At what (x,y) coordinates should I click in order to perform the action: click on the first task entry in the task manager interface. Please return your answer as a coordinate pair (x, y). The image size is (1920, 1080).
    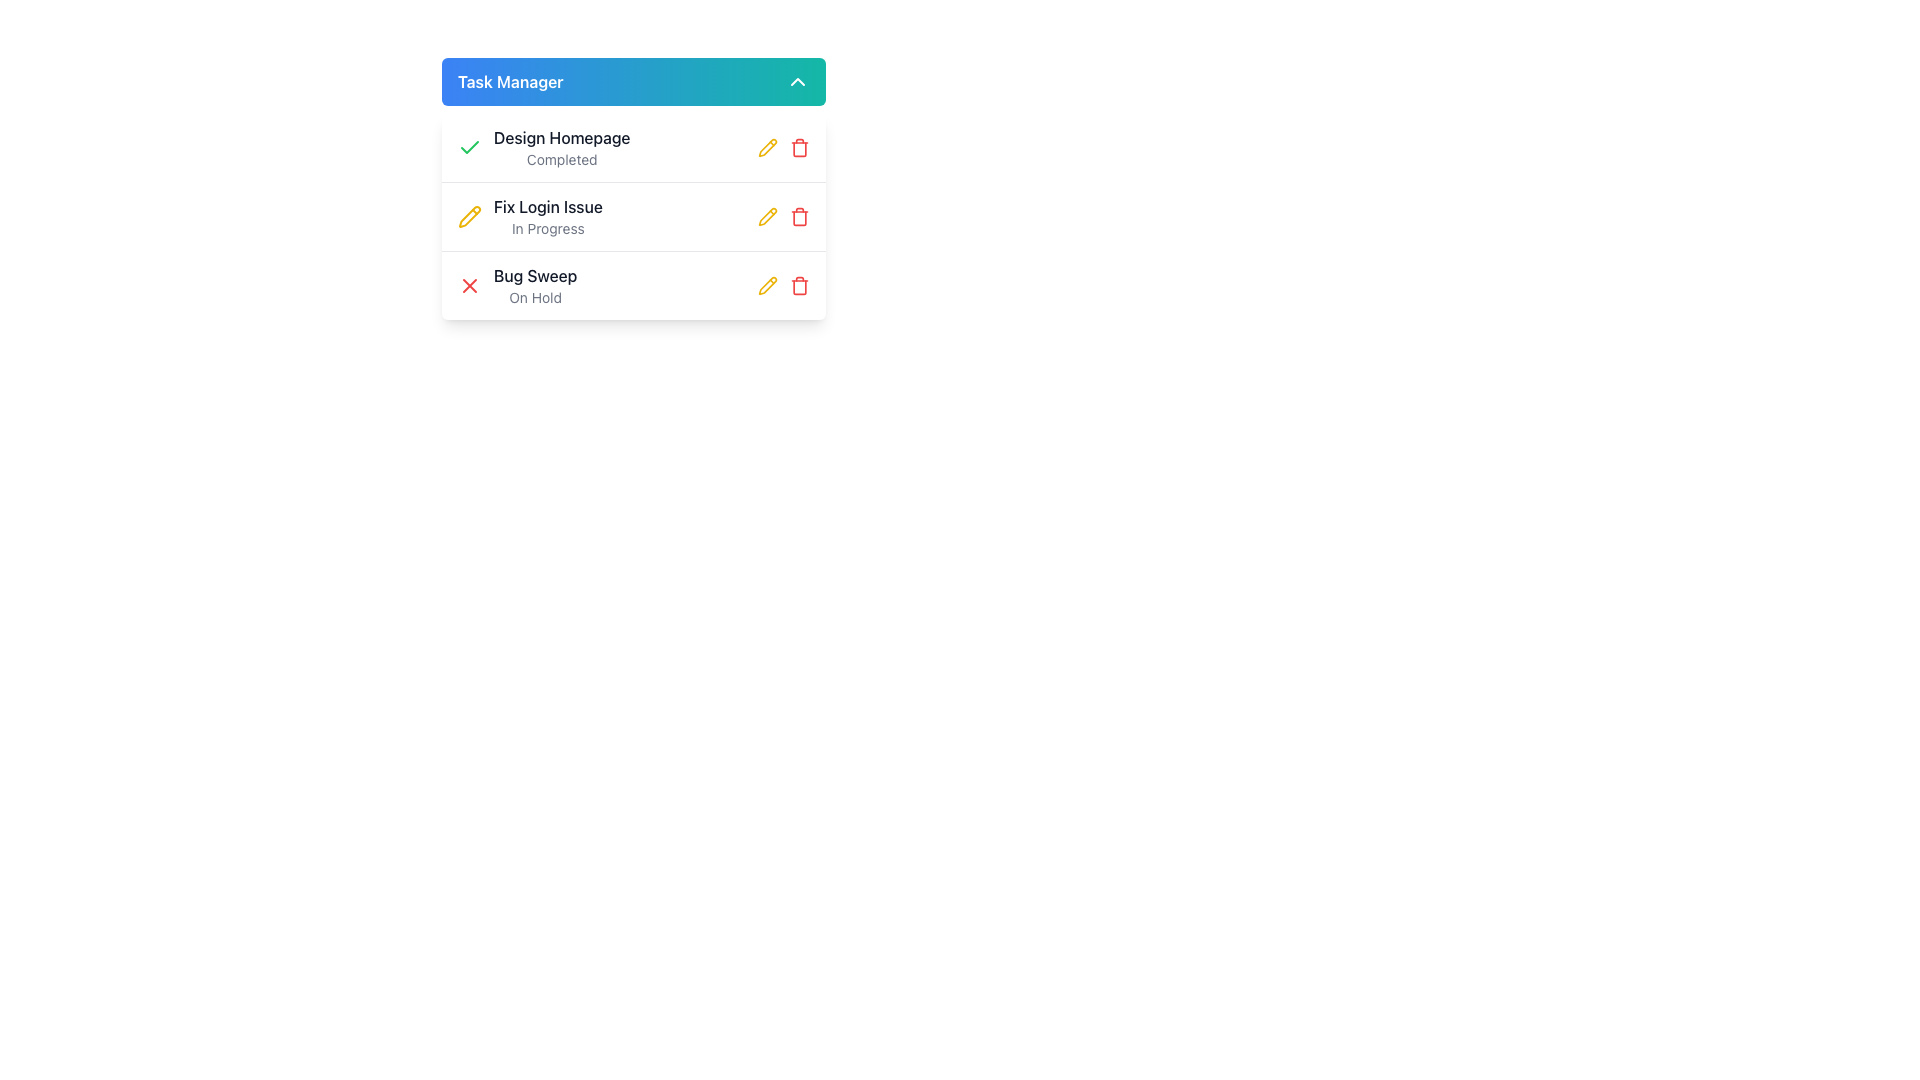
    Looking at the image, I should click on (544, 146).